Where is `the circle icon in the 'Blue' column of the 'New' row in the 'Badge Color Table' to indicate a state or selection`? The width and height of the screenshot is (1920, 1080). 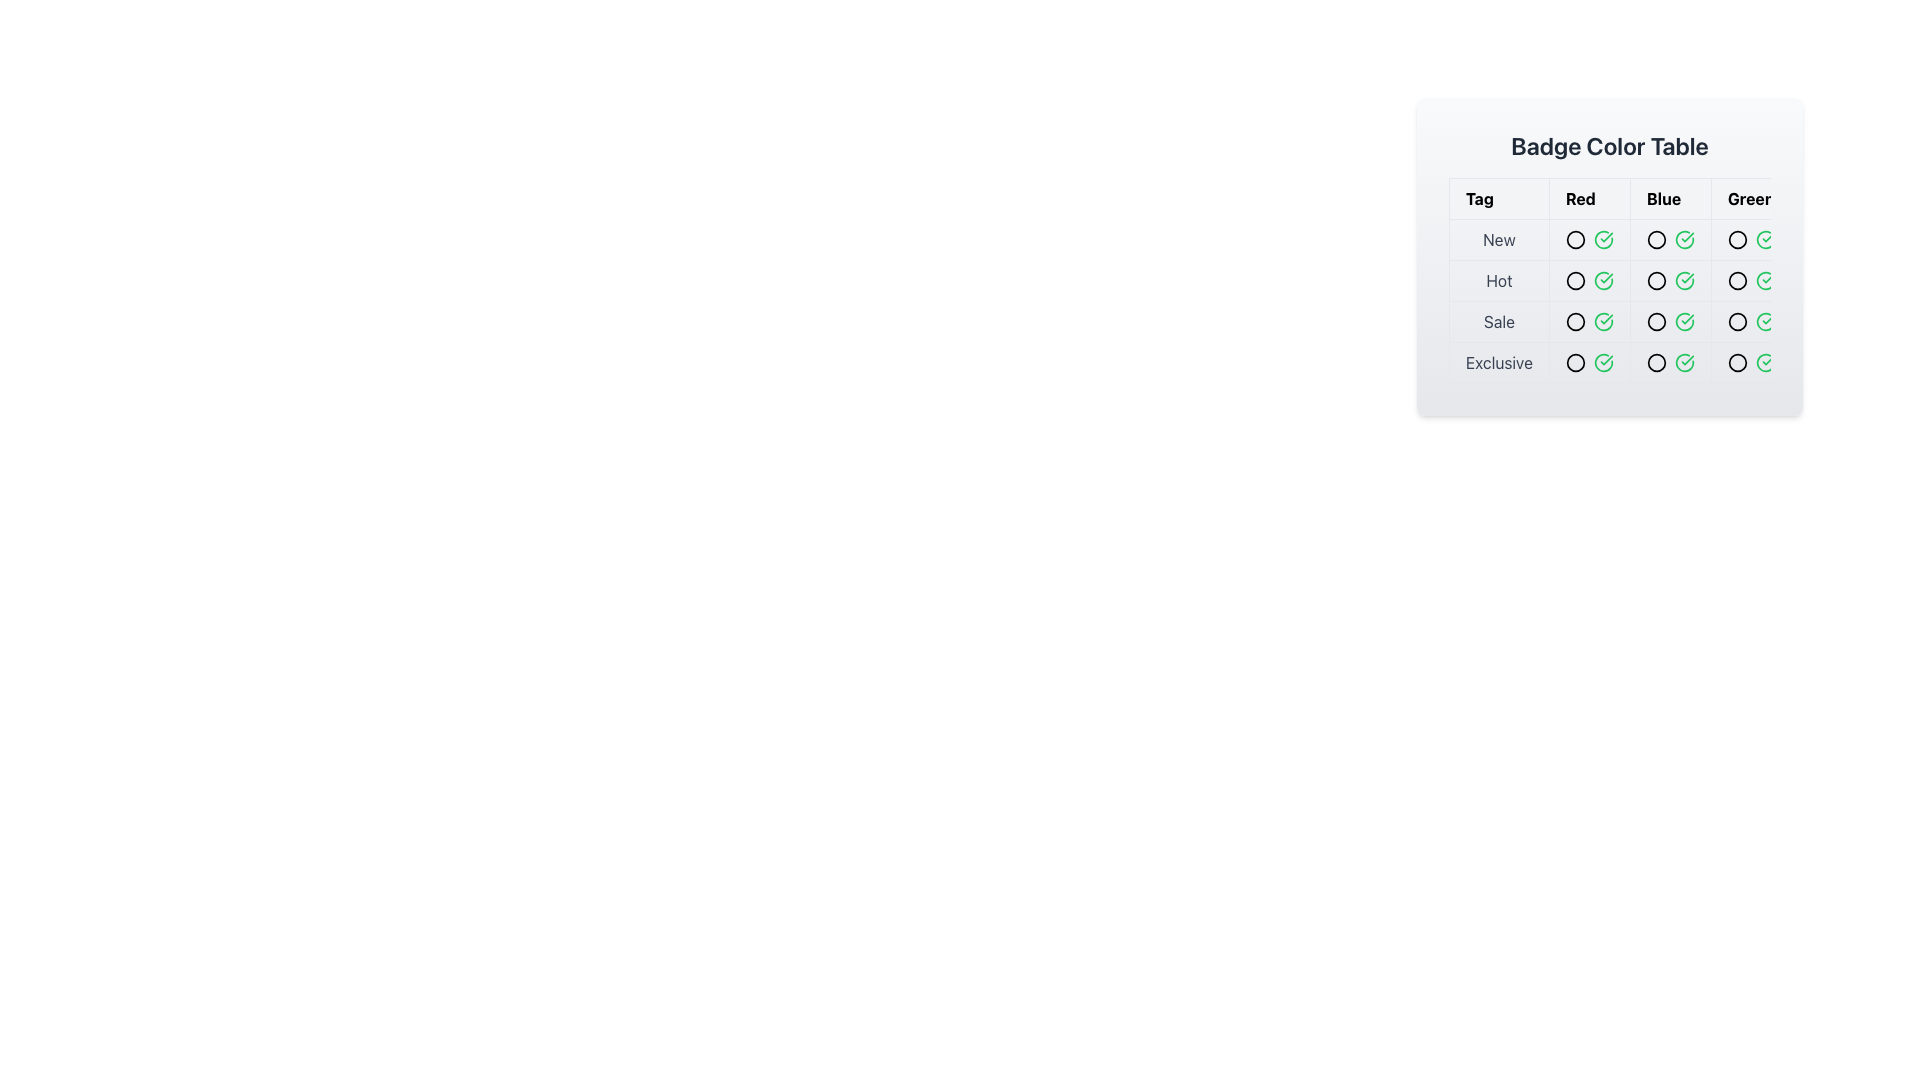 the circle icon in the 'Blue' column of the 'New' row in the 'Badge Color Table' to indicate a state or selection is located at coordinates (1656, 238).